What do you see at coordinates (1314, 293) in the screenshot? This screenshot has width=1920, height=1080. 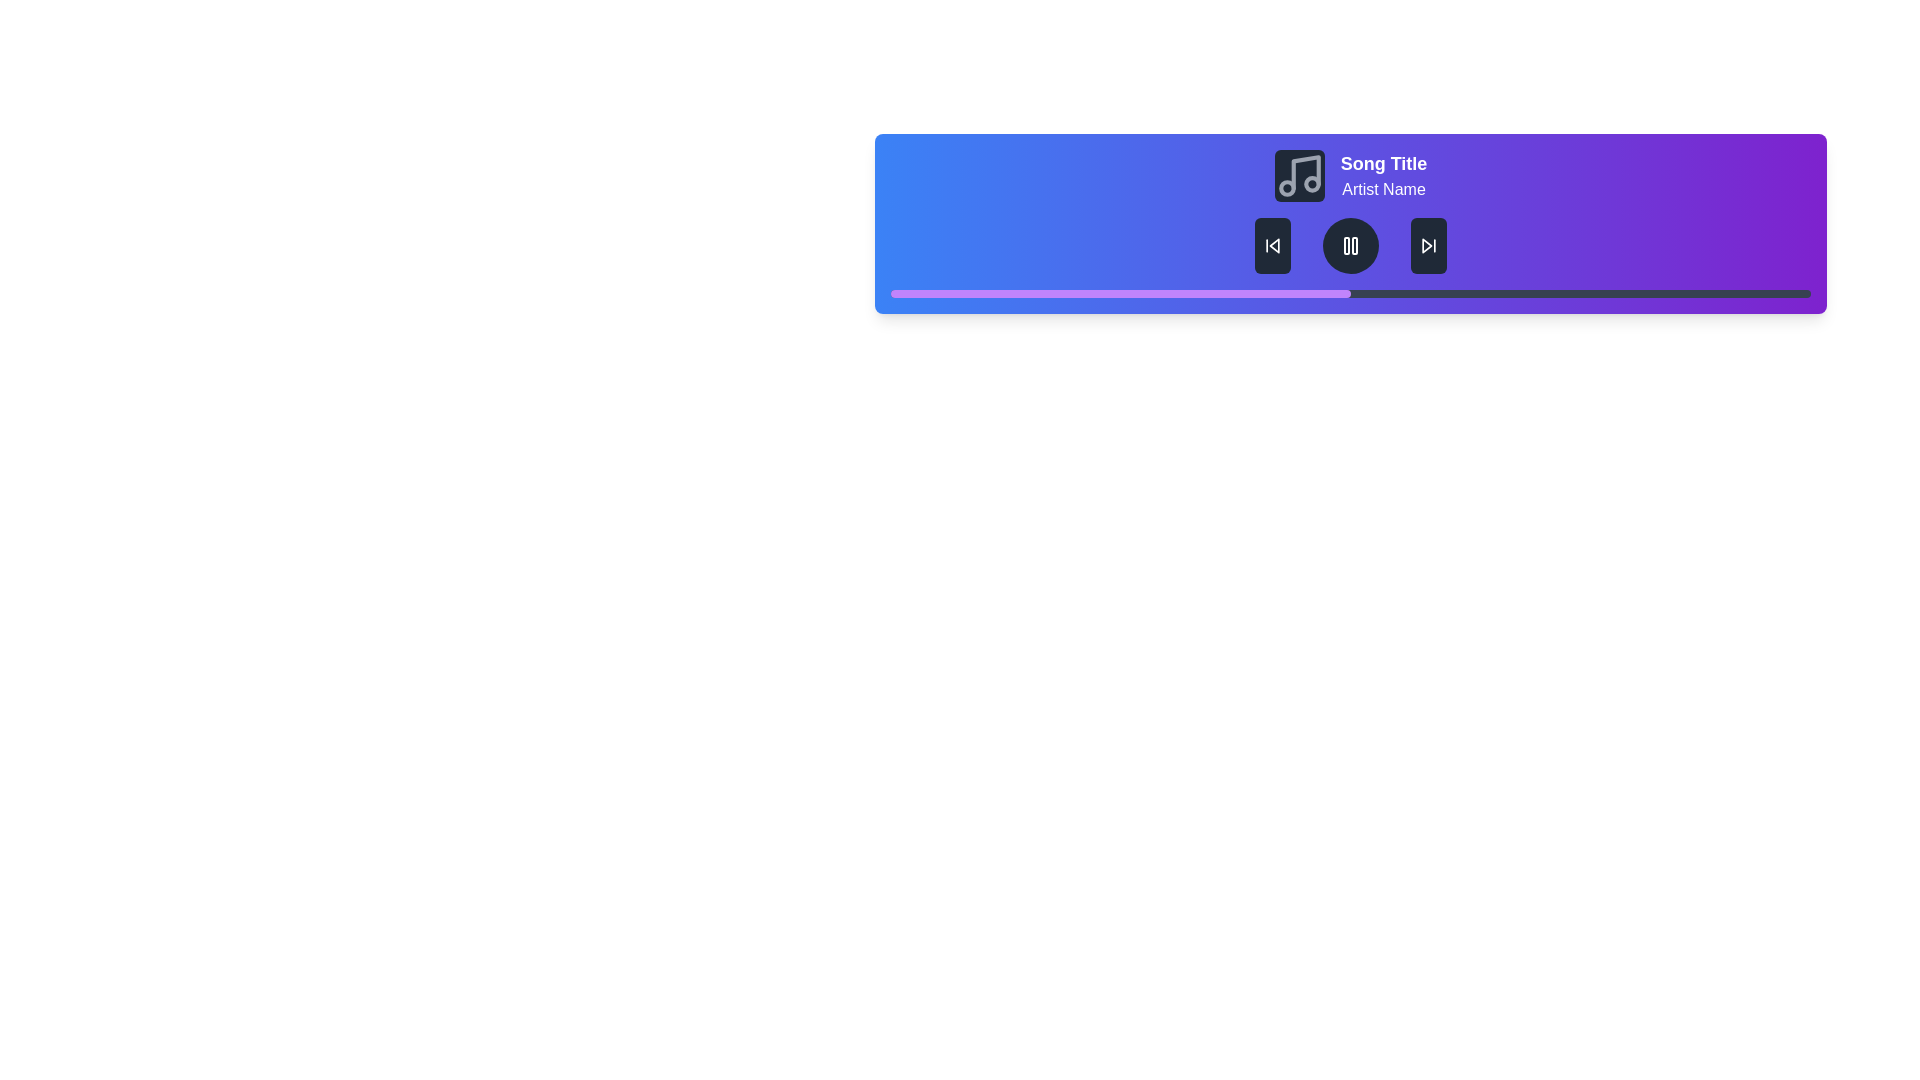 I see `progress` at bounding box center [1314, 293].